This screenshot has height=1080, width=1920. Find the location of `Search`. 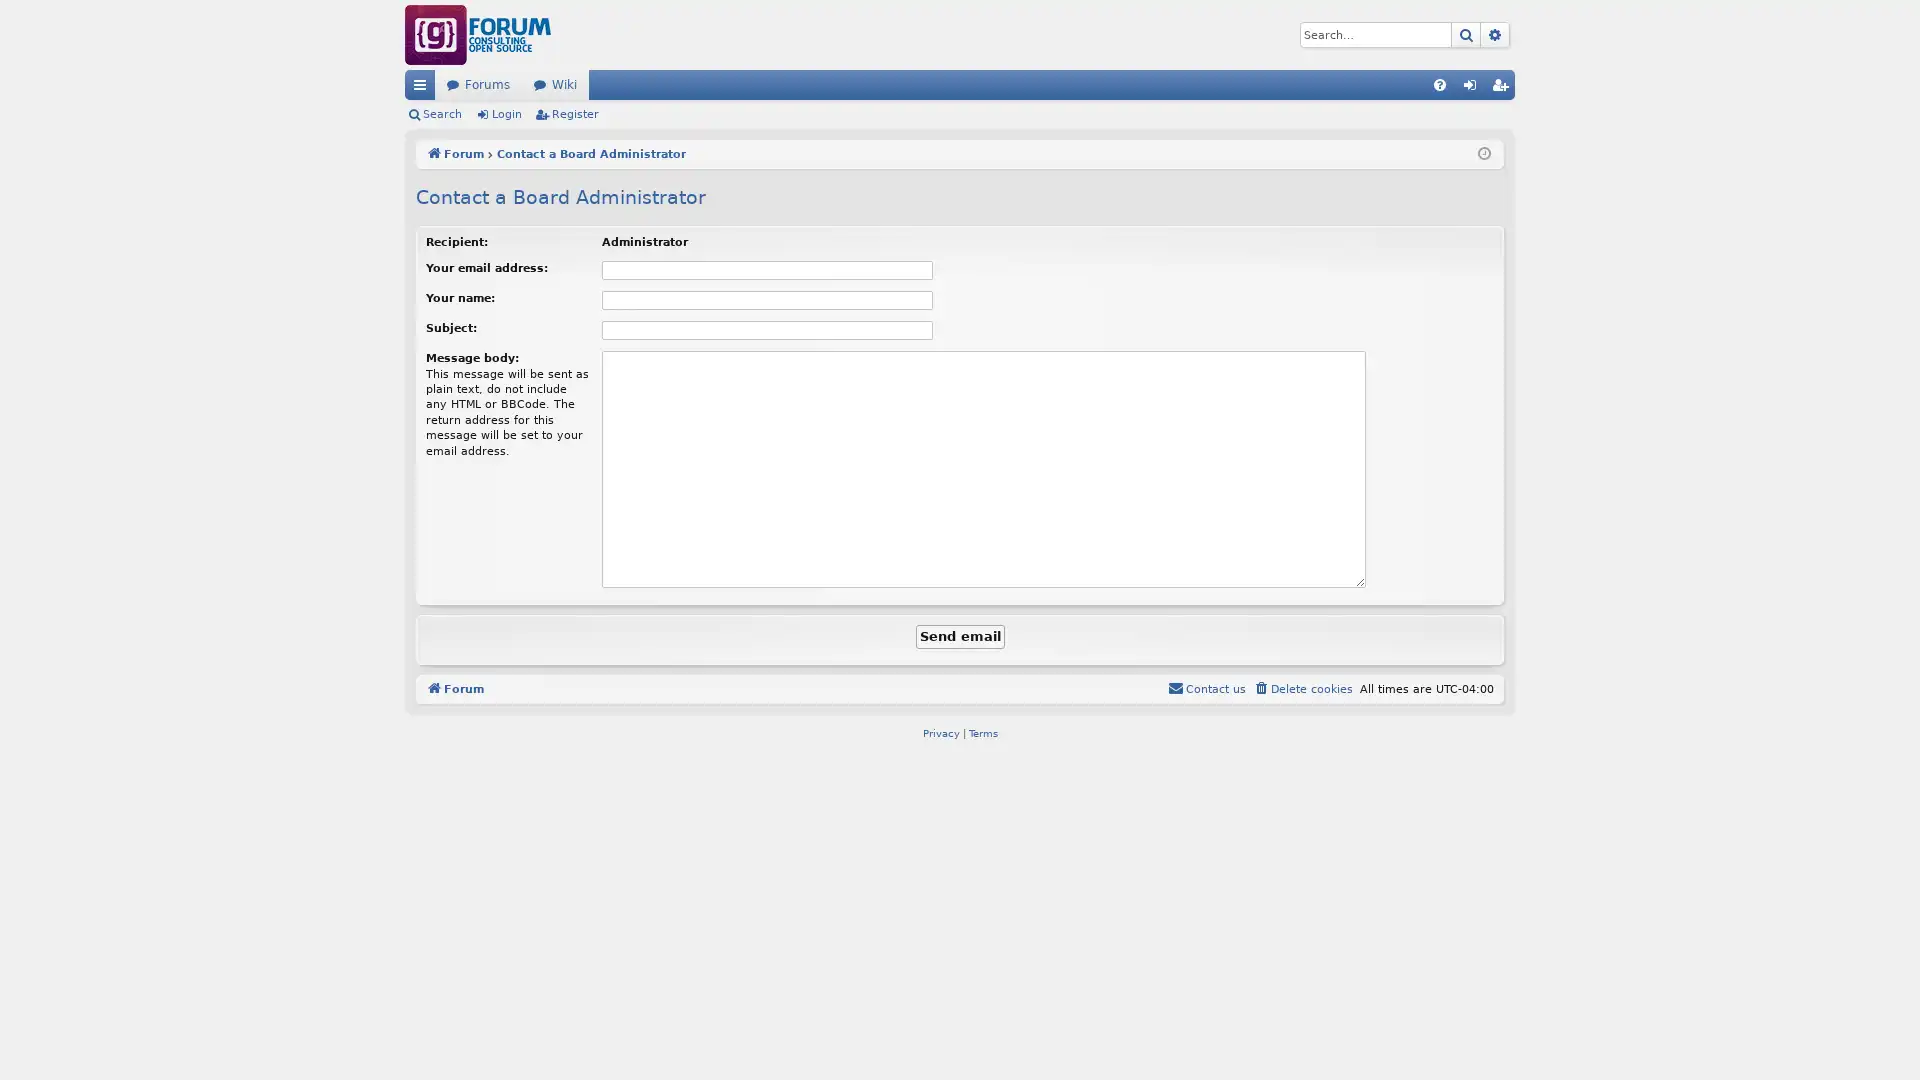

Search is located at coordinates (1465, 34).